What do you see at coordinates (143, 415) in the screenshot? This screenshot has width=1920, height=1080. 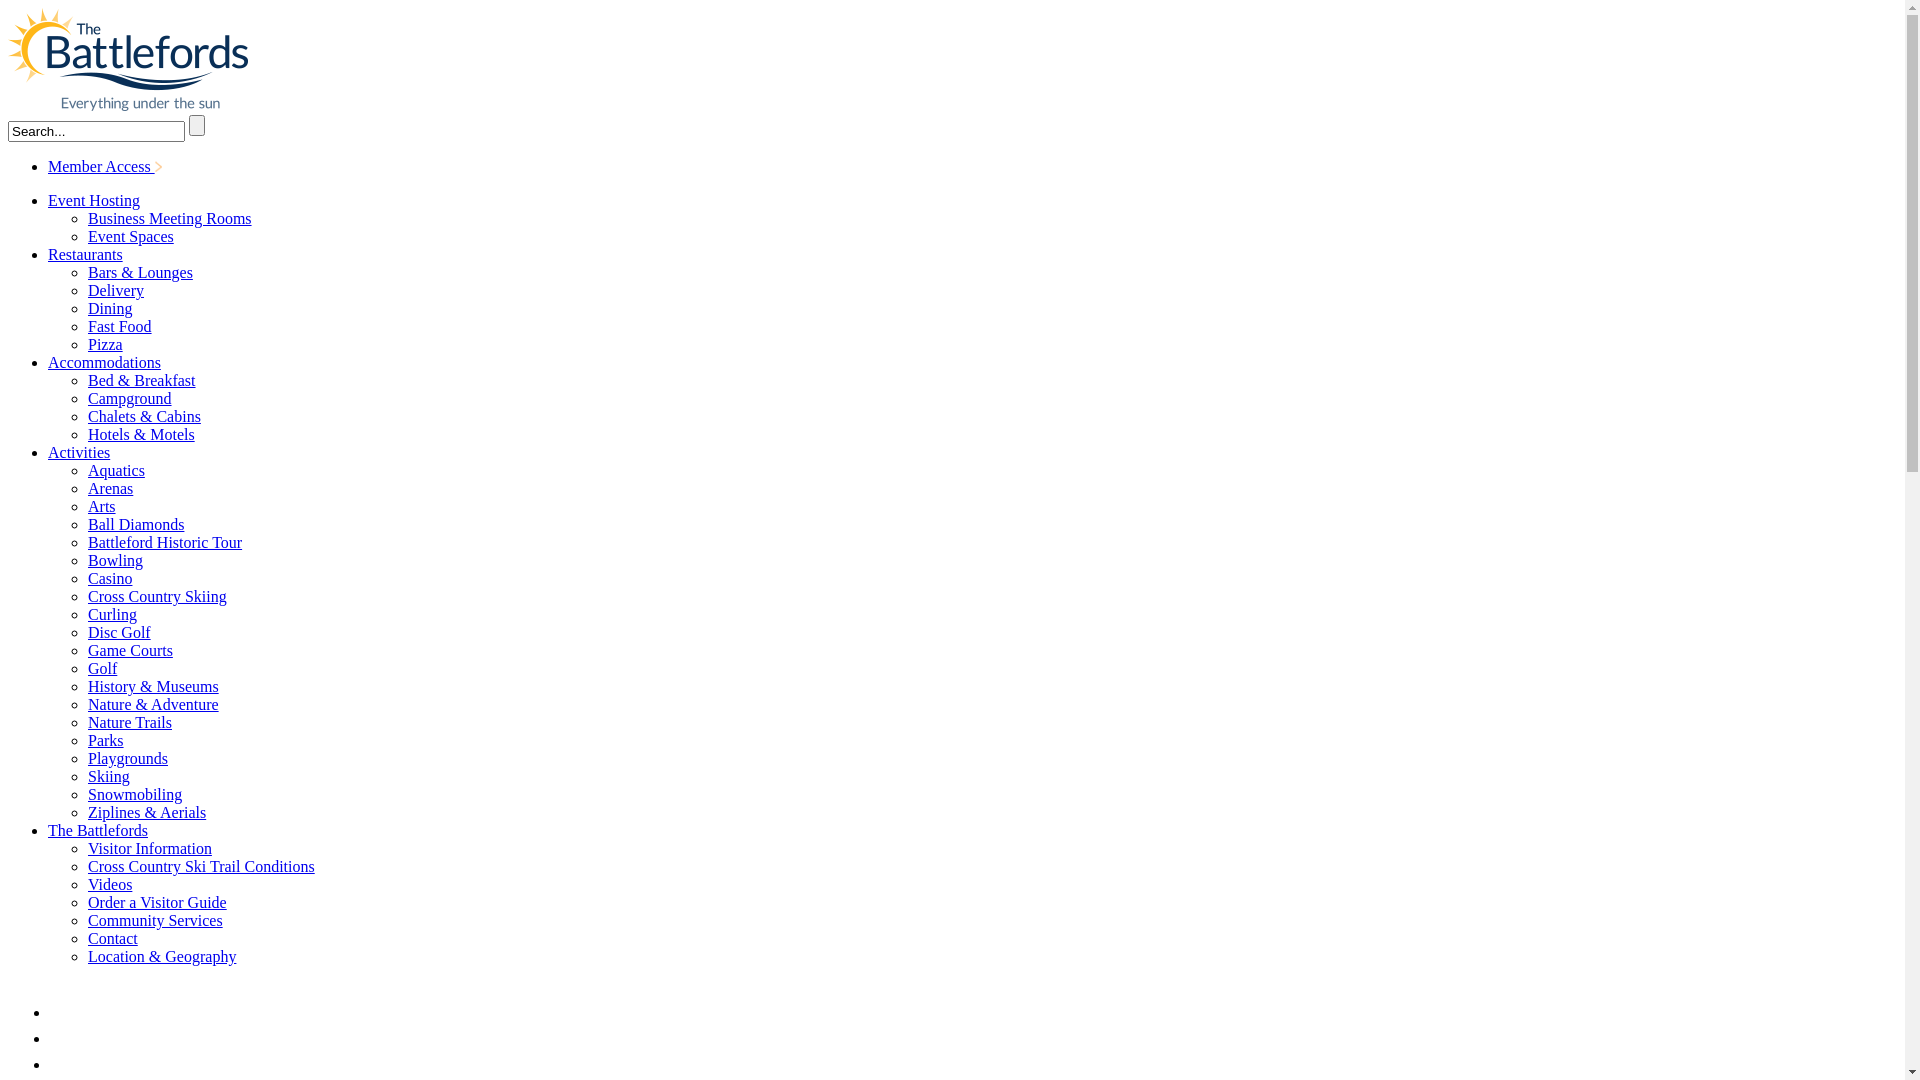 I see `'Chalets & Cabins'` at bounding box center [143, 415].